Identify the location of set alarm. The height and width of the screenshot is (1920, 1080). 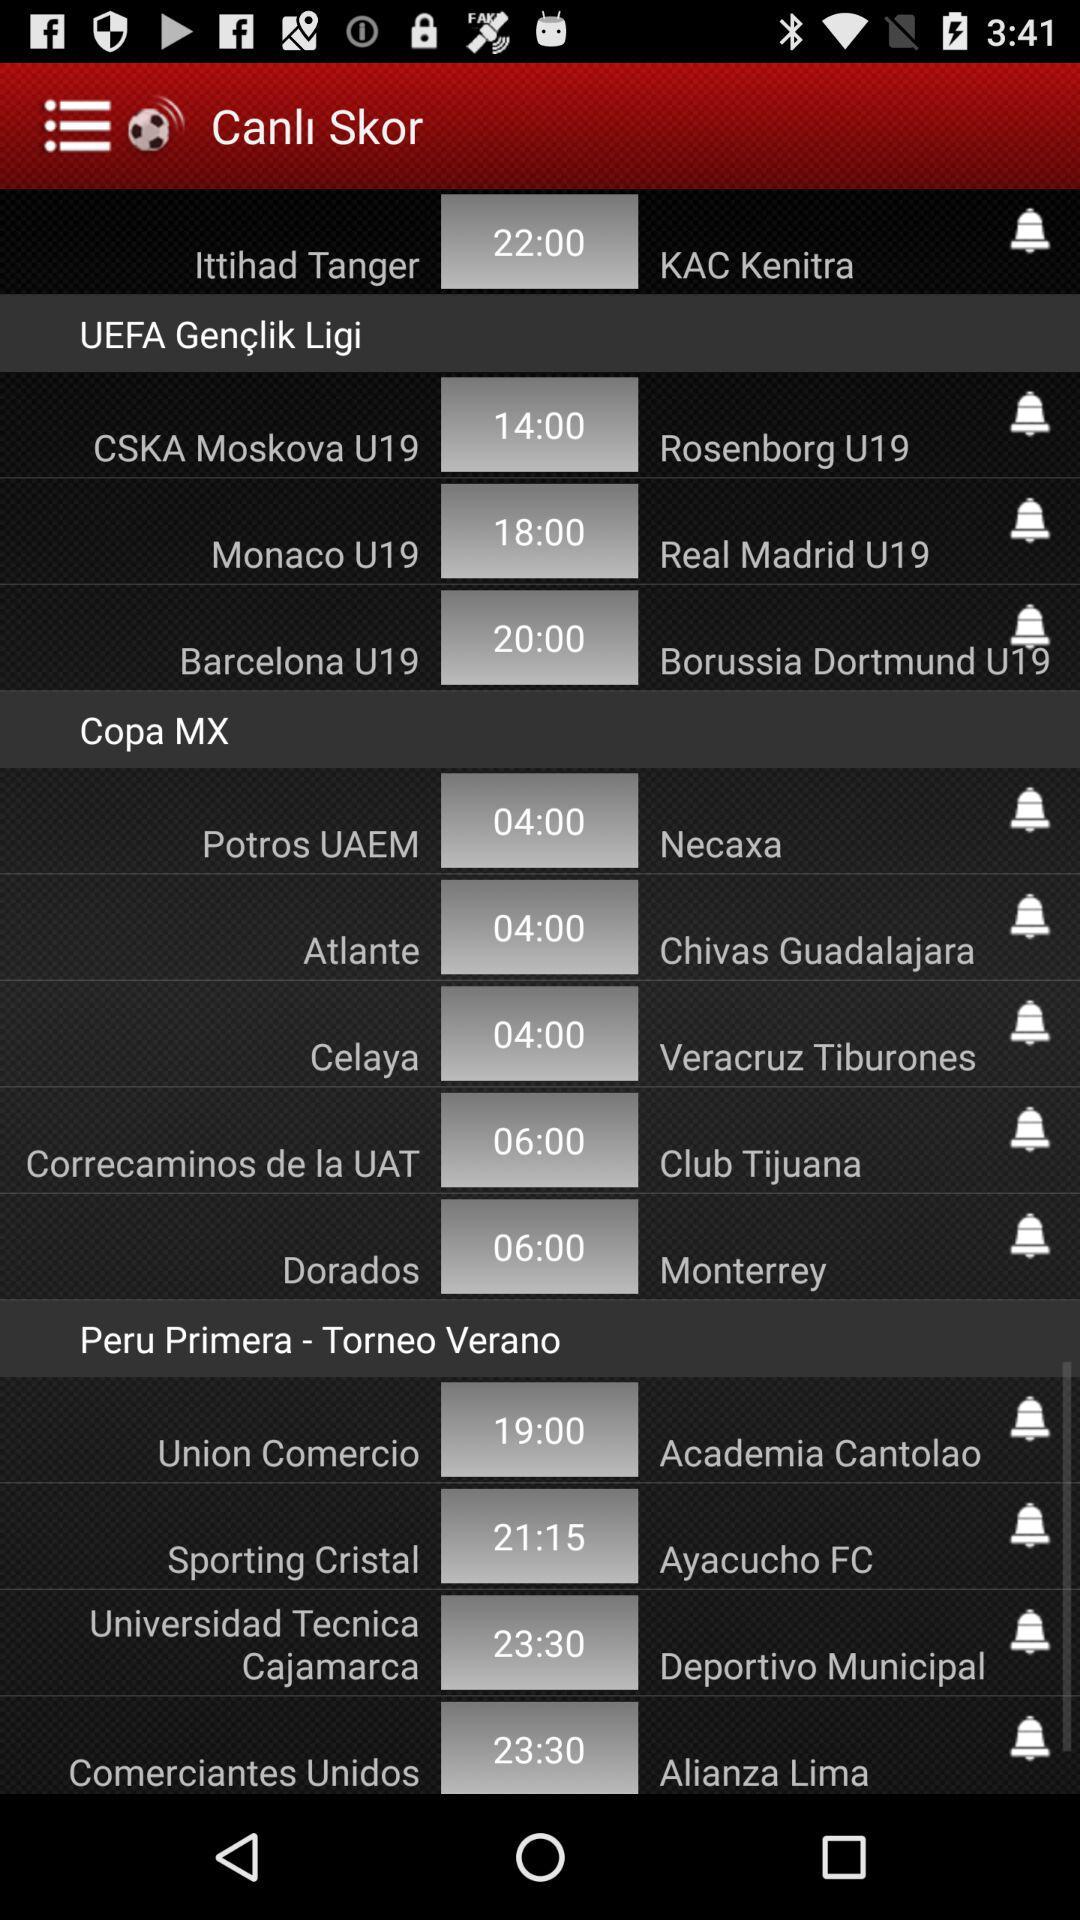
(1029, 915).